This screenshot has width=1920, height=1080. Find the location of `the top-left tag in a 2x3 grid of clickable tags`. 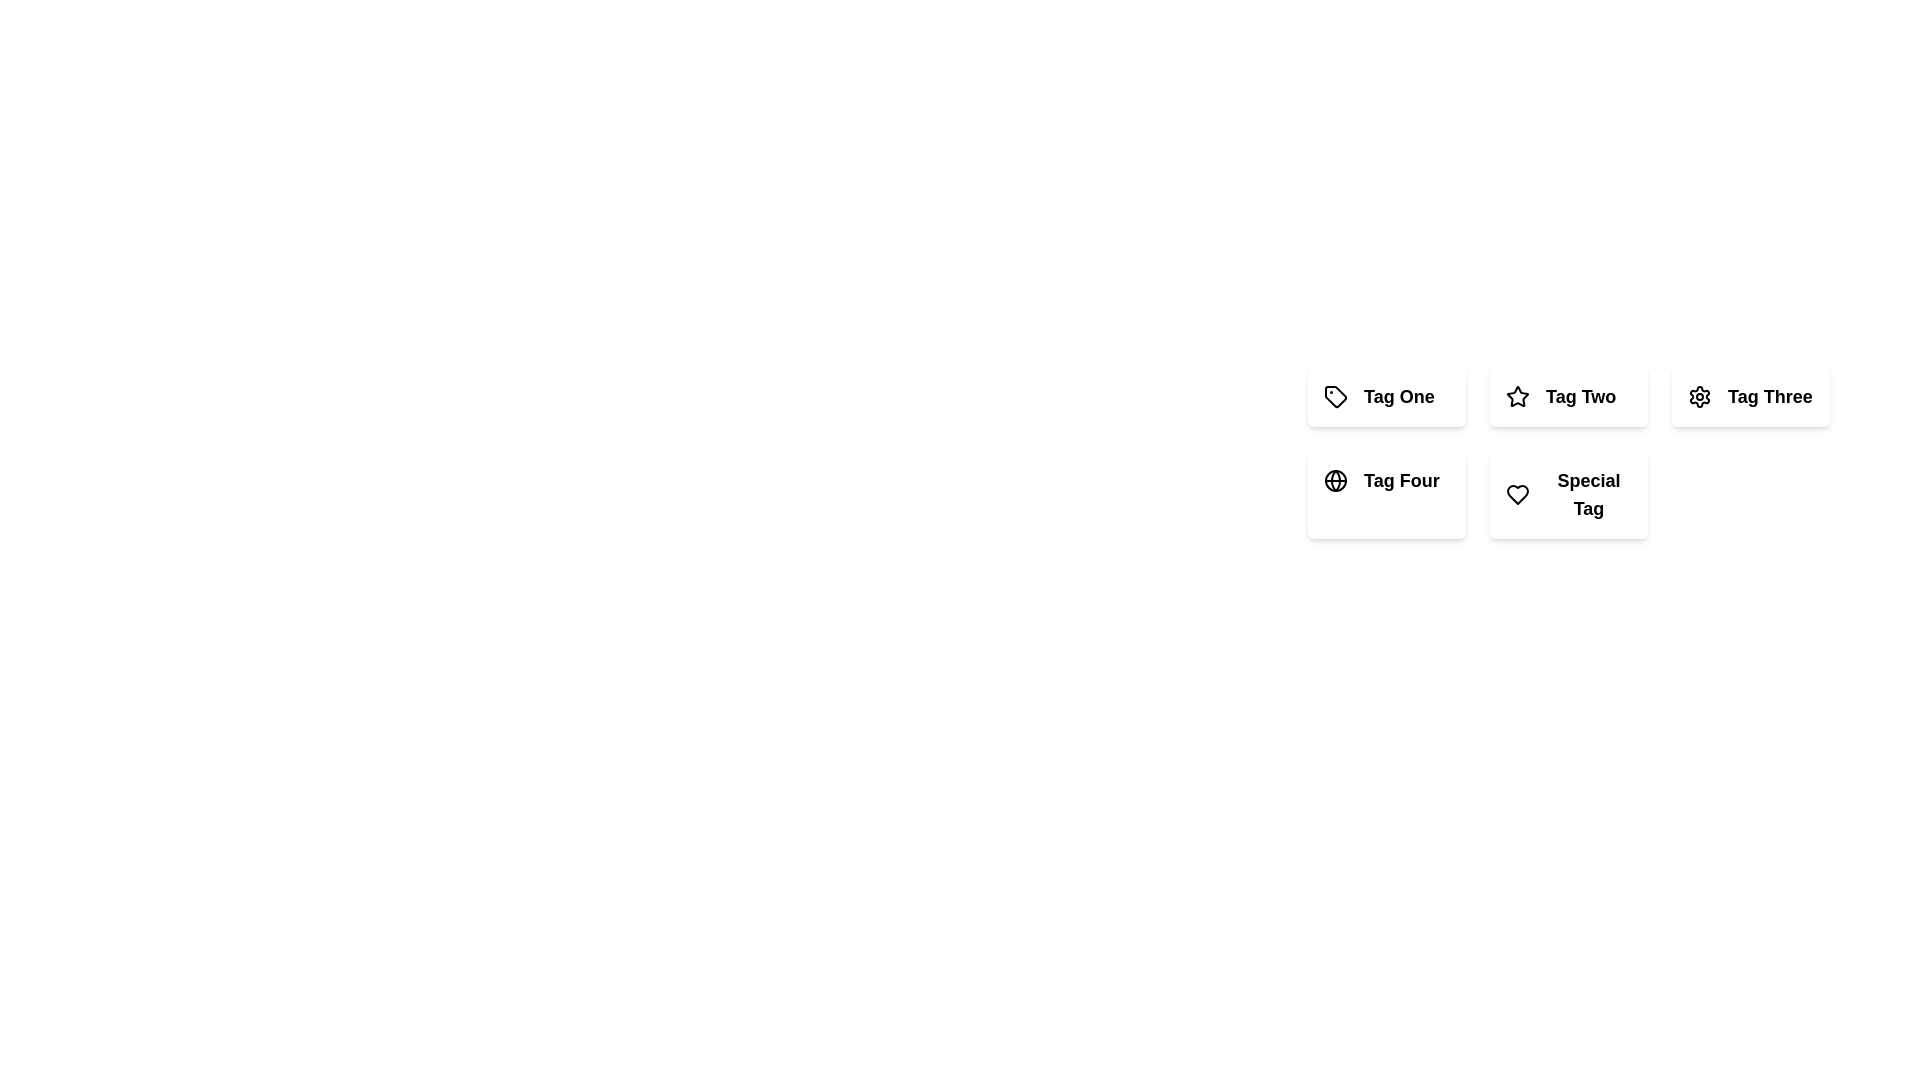

the top-left tag in a 2x3 grid of clickable tags is located at coordinates (1386, 397).